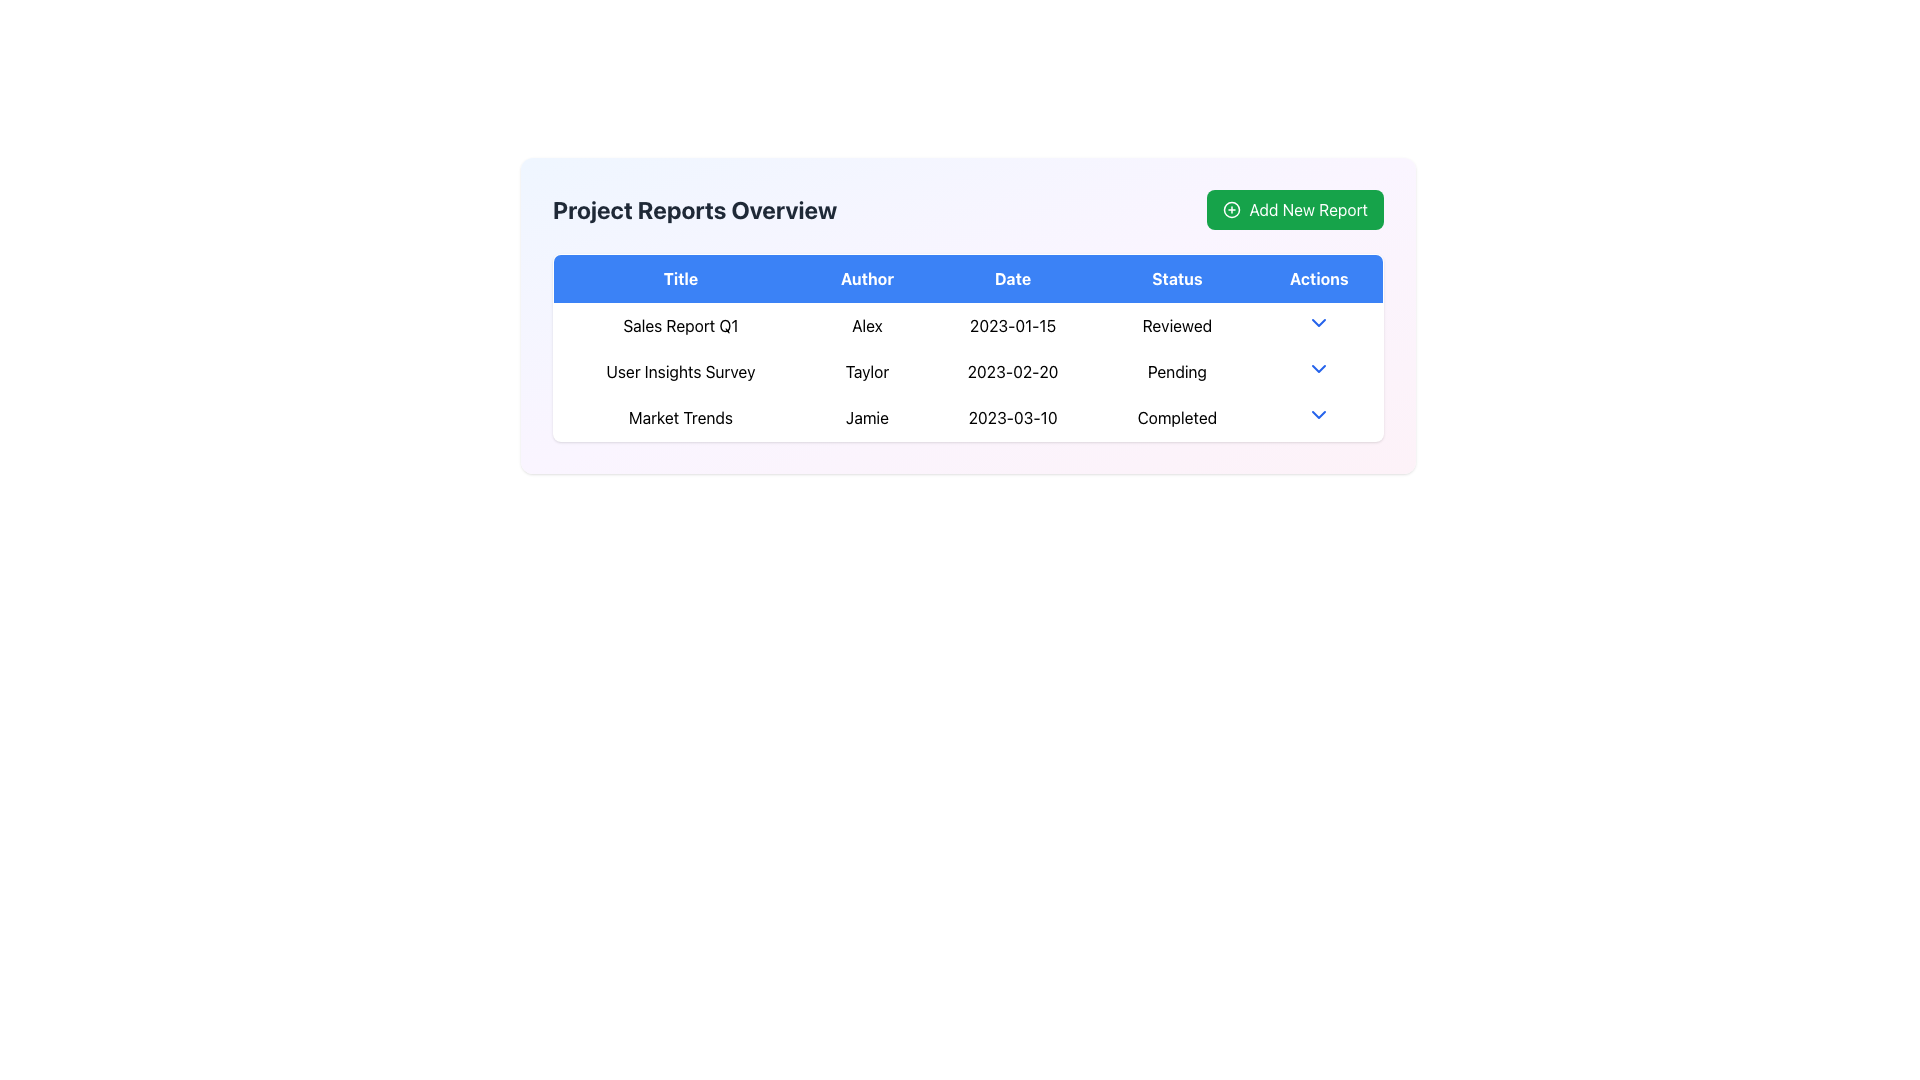 The image size is (1920, 1080). I want to click on the 'Status' column header in the data table, which is the fourth column in the sequence of headers 'Title', 'Author', 'Date', 'Status', and 'Actions', so click(1177, 278).